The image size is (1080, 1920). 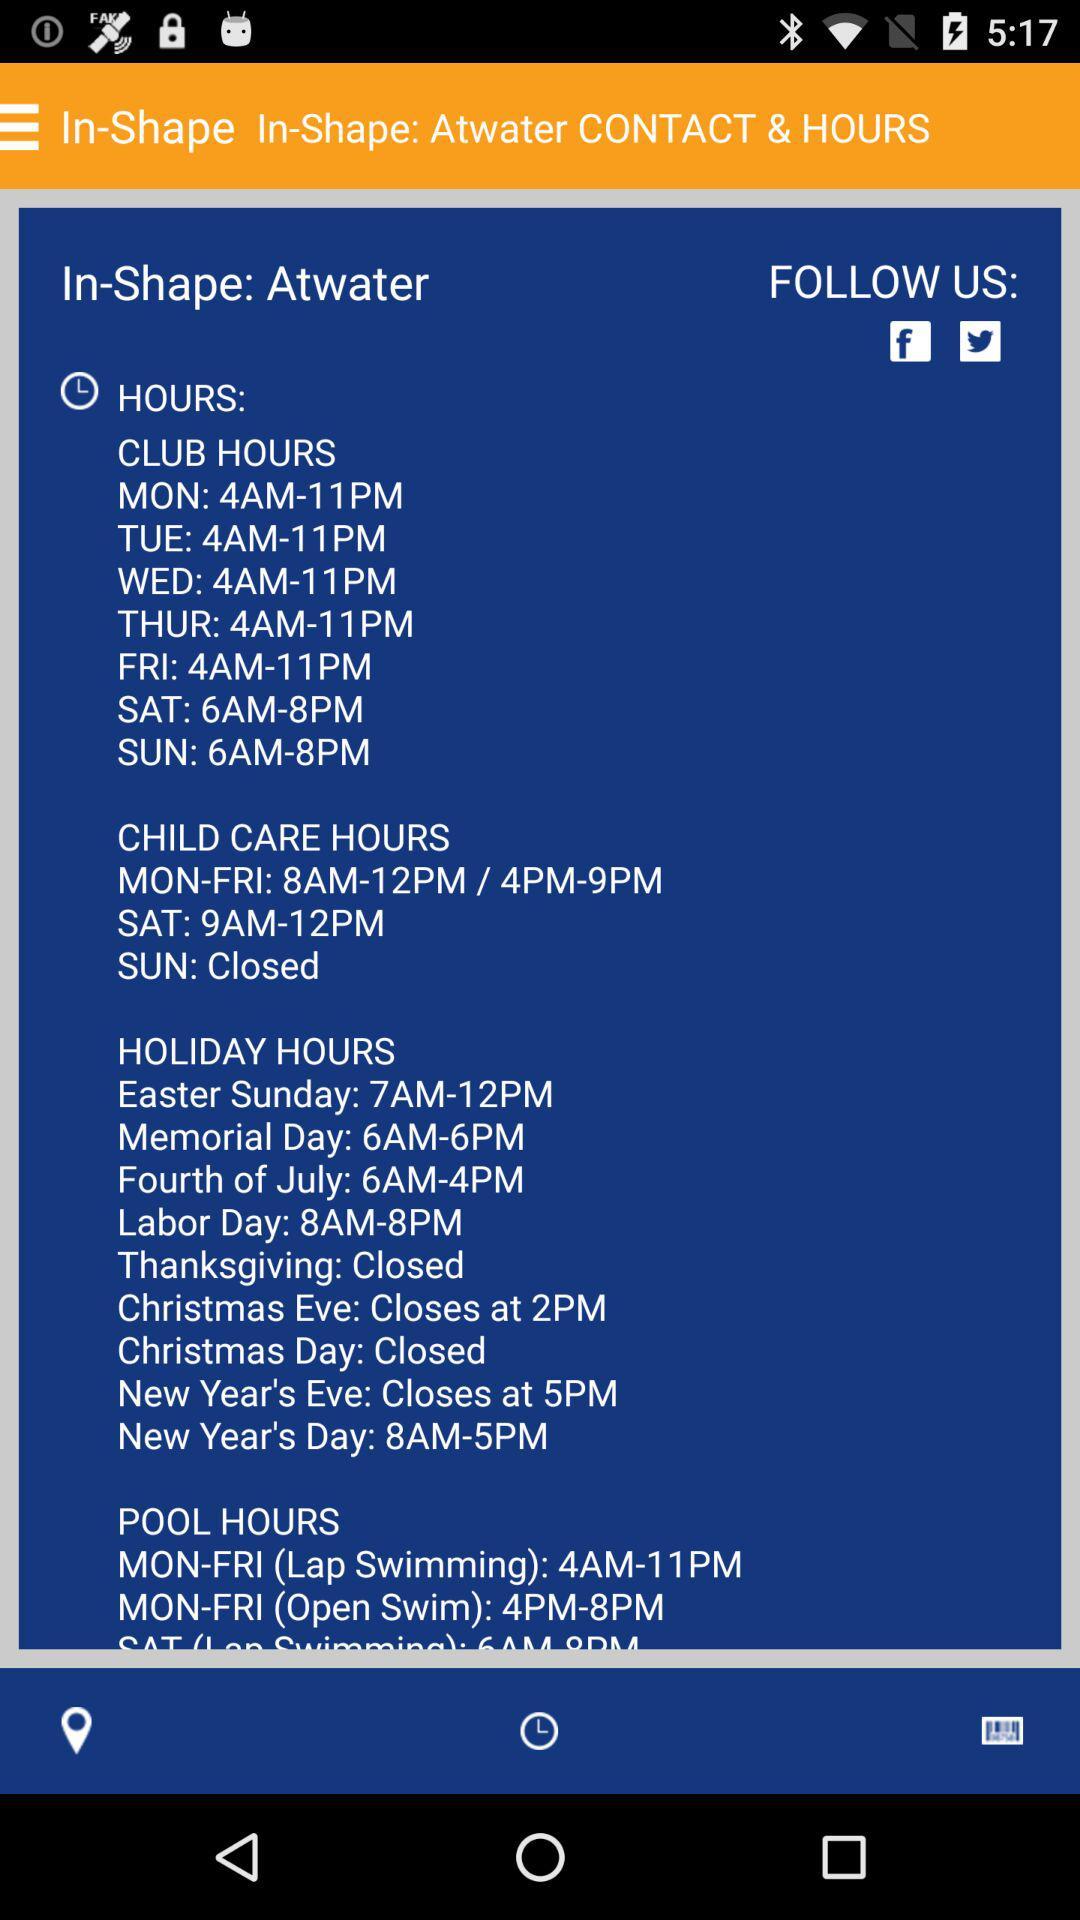 I want to click on item to the right of the club hours mon app, so click(x=1002, y=1730).